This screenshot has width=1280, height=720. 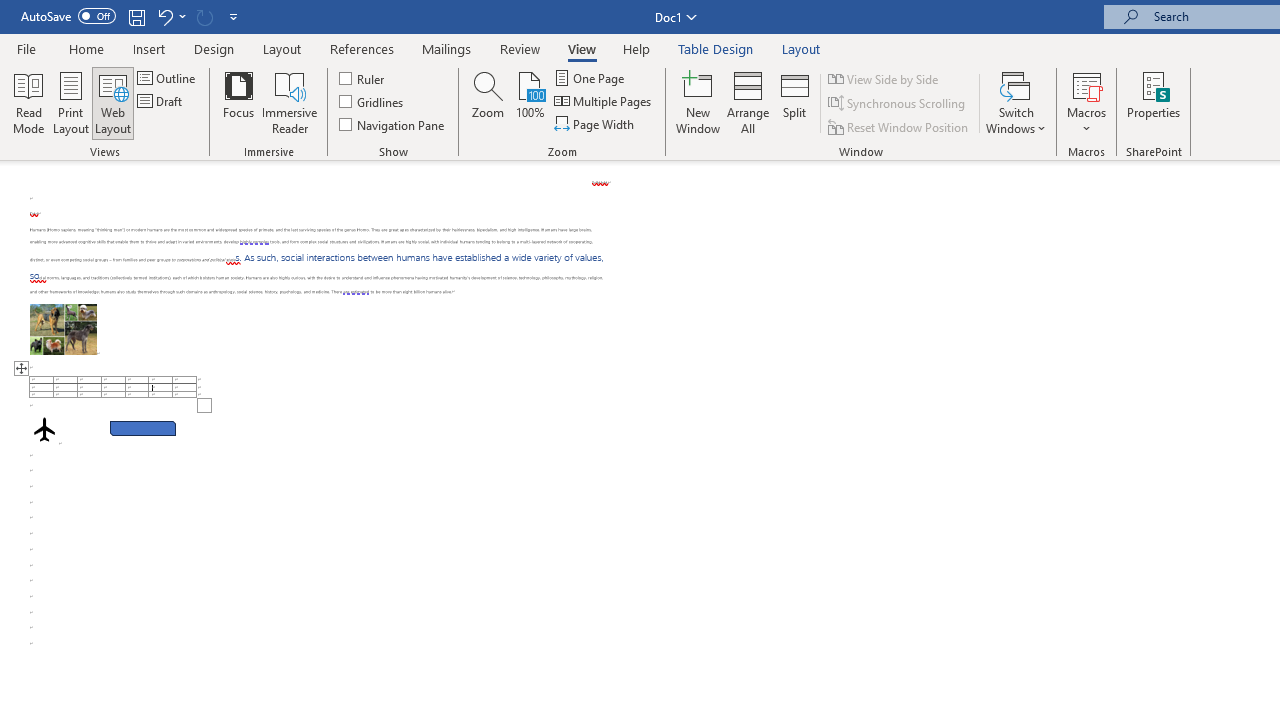 What do you see at coordinates (63, 328) in the screenshot?
I see `'Morphological variation in six dogs'` at bounding box center [63, 328].